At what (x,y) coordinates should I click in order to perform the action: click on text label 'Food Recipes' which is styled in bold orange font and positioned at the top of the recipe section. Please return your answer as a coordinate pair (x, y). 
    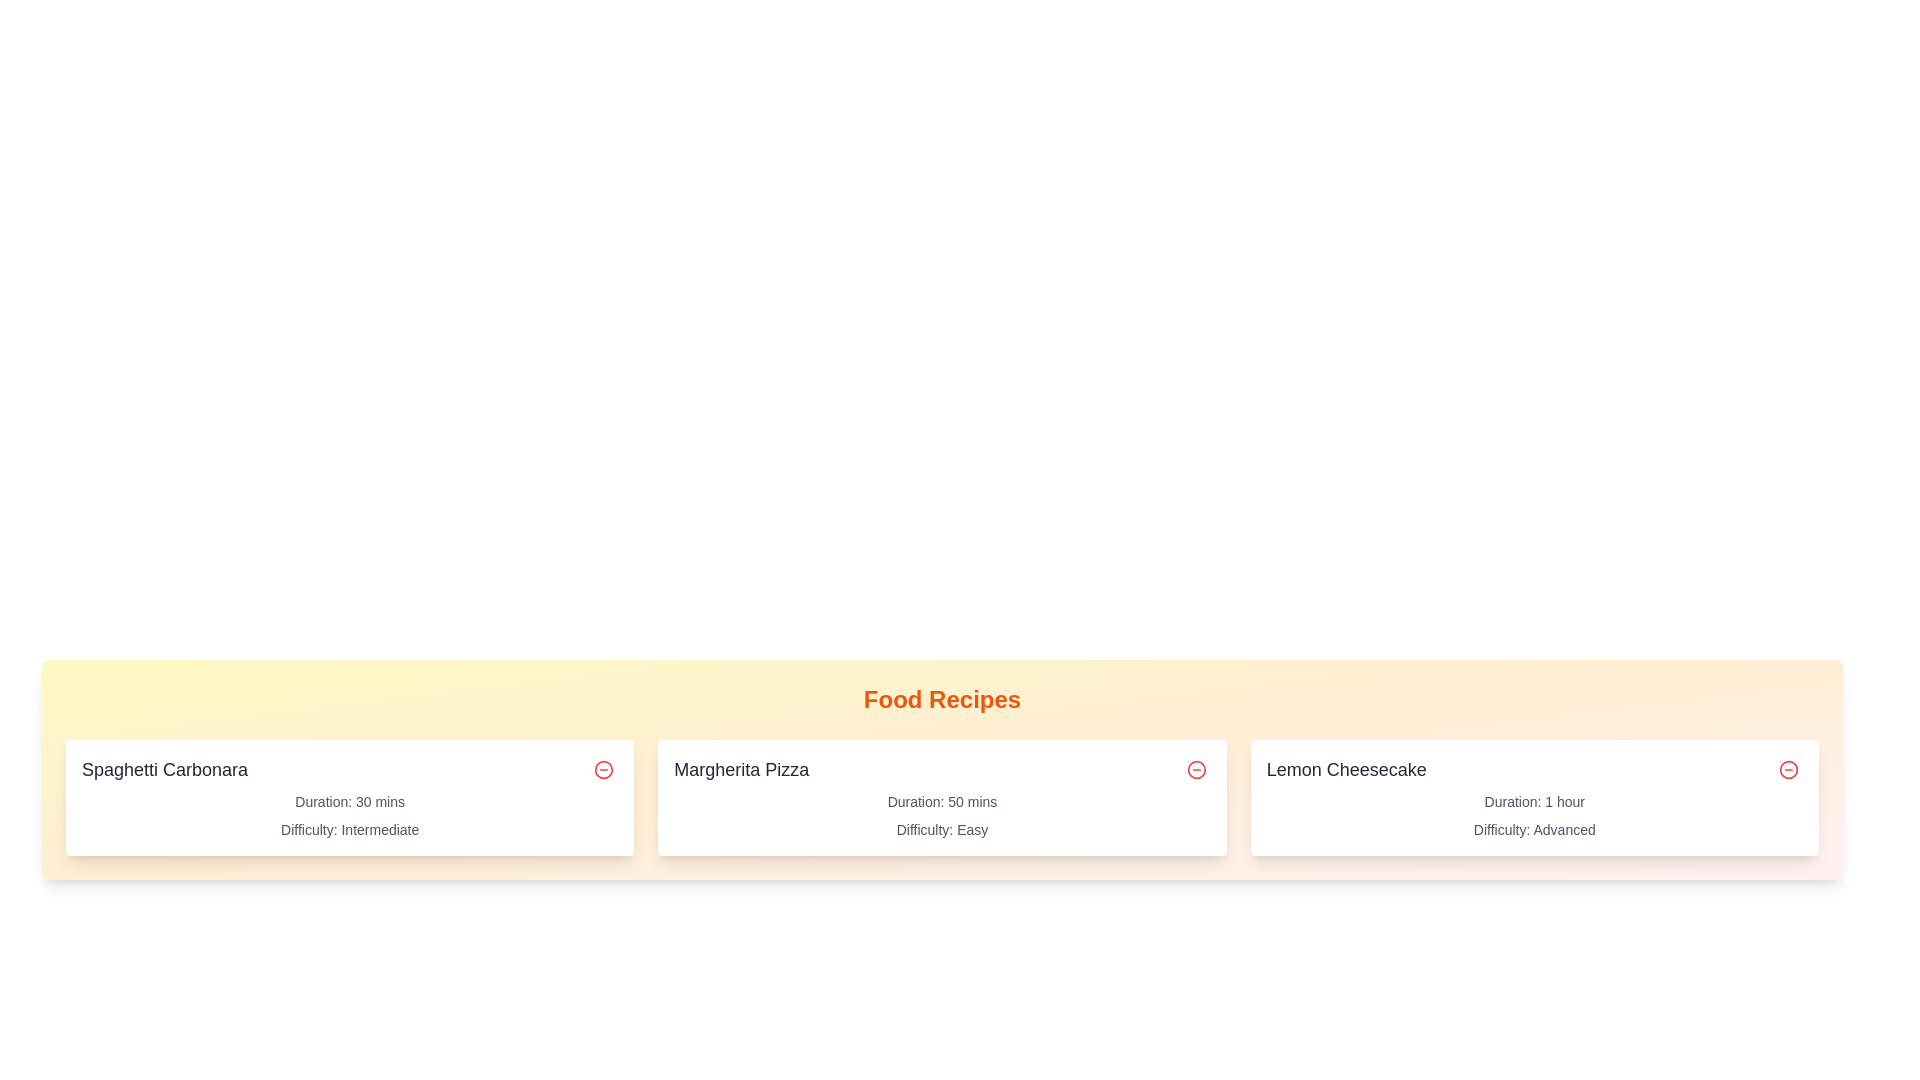
    Looking at the image, I should click on (941, 698).